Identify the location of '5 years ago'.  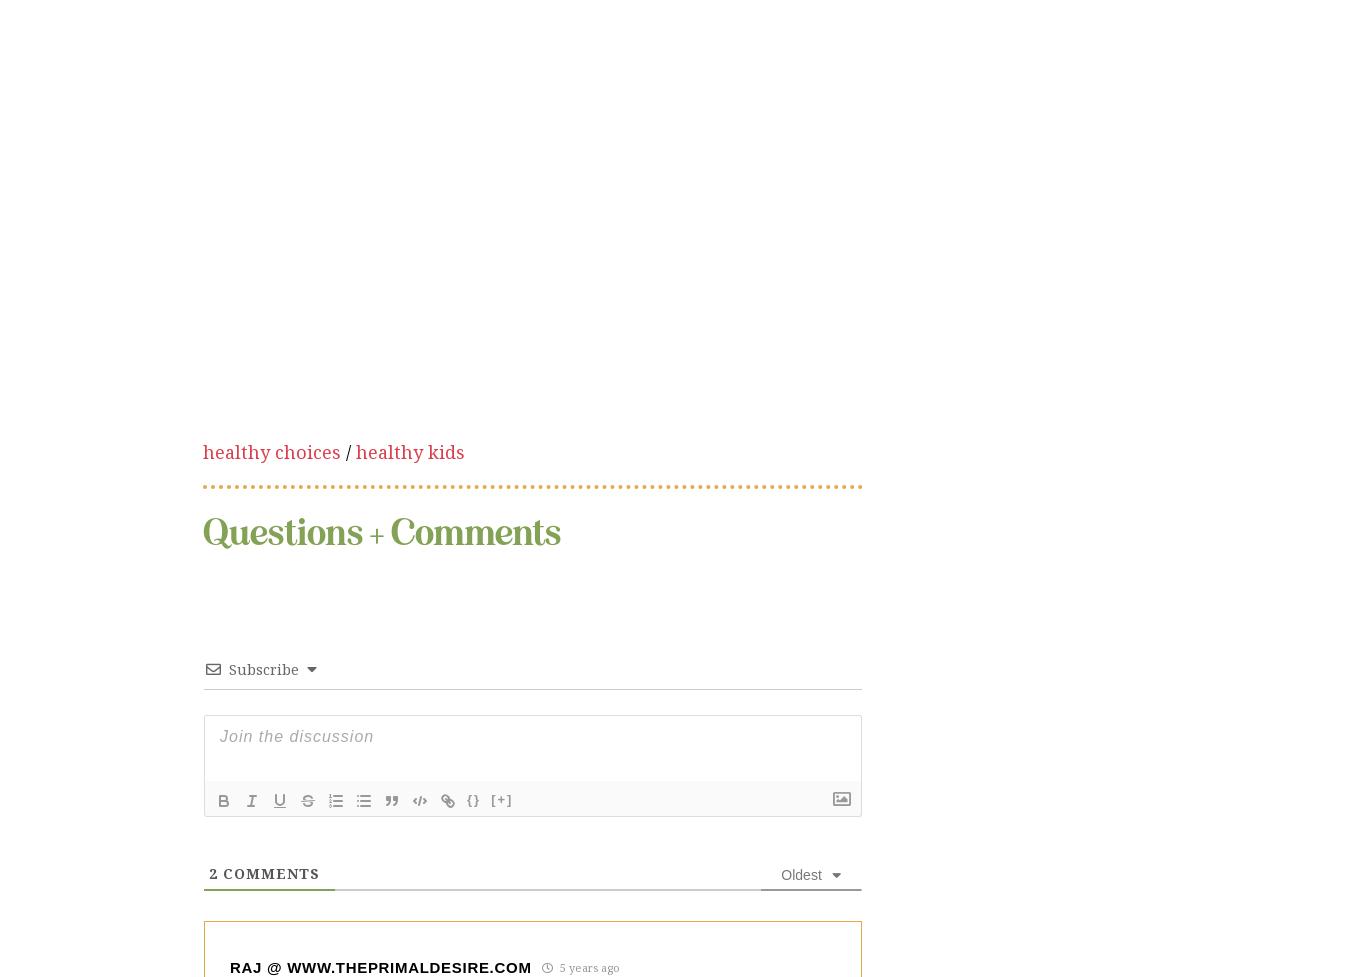
(586, 801).